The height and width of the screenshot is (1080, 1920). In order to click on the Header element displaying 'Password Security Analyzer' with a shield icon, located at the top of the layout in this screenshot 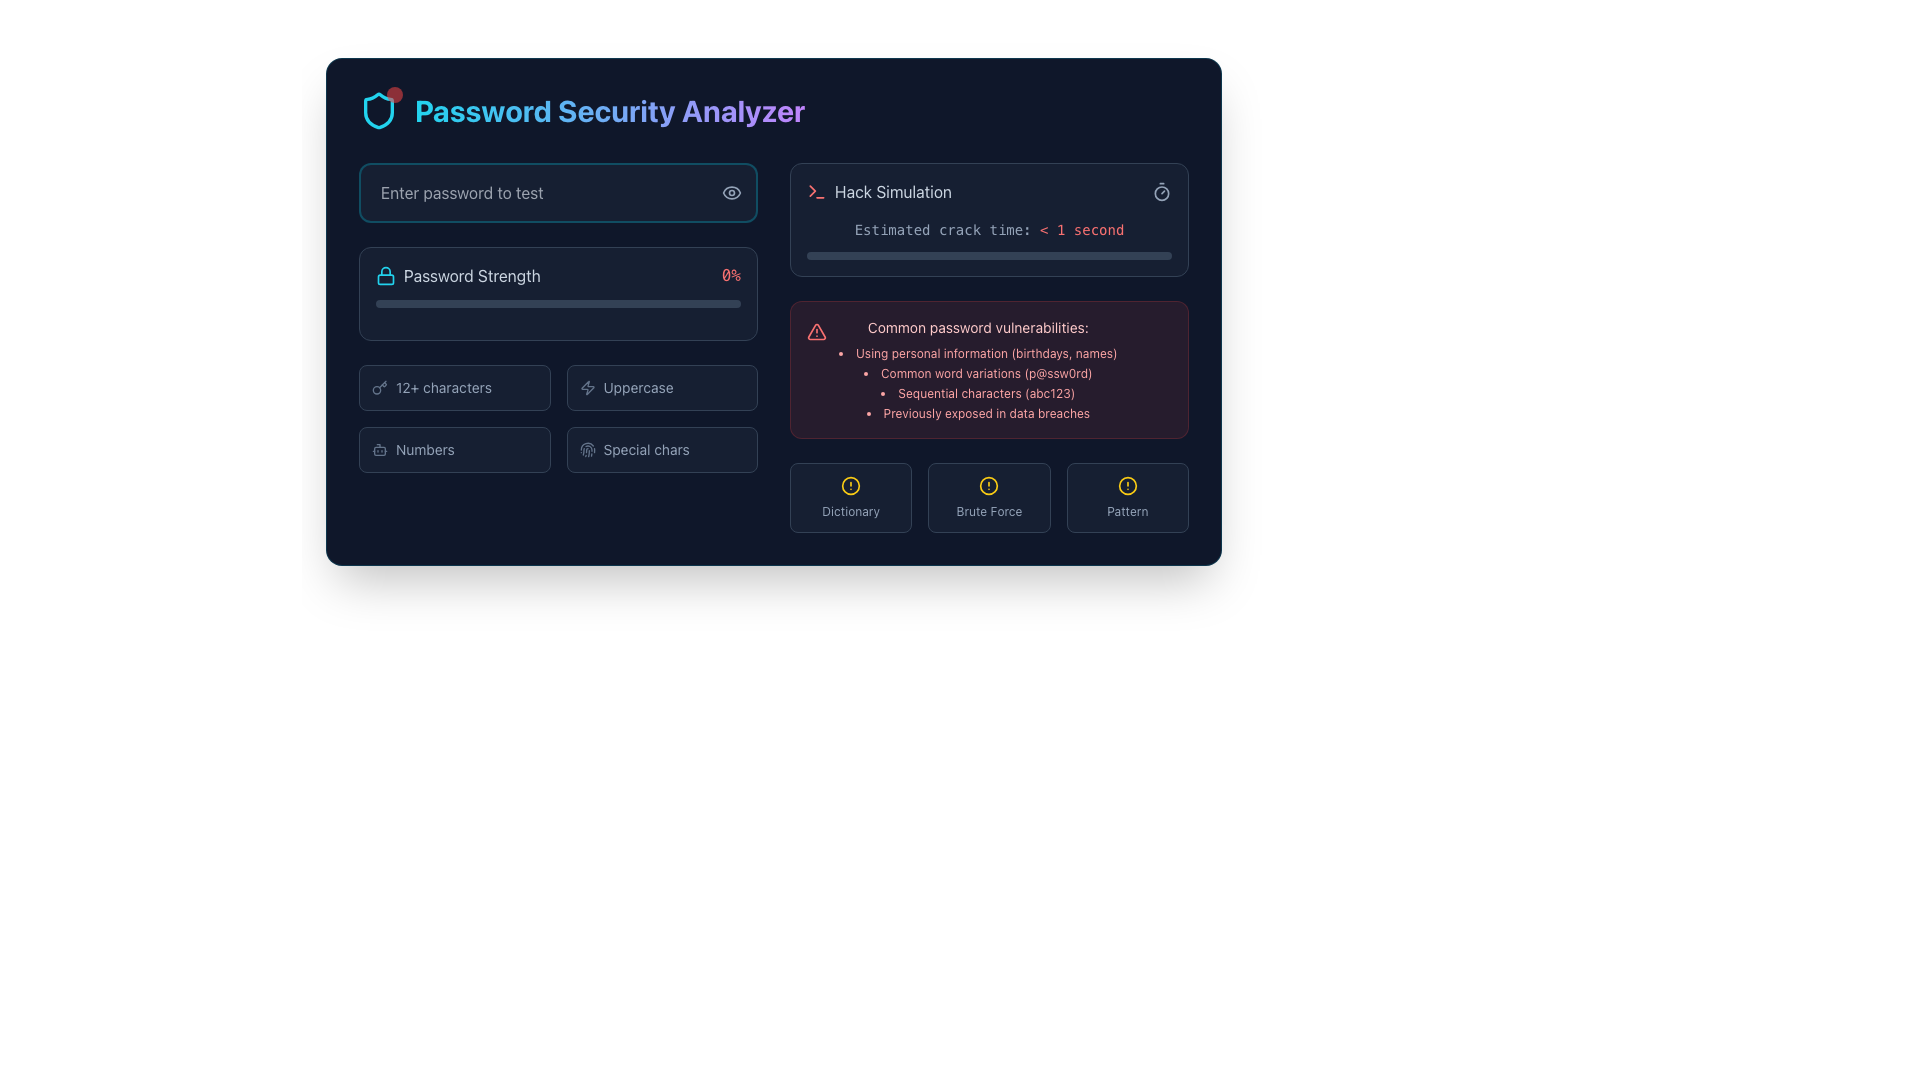, I will do `click(581, 111)`.